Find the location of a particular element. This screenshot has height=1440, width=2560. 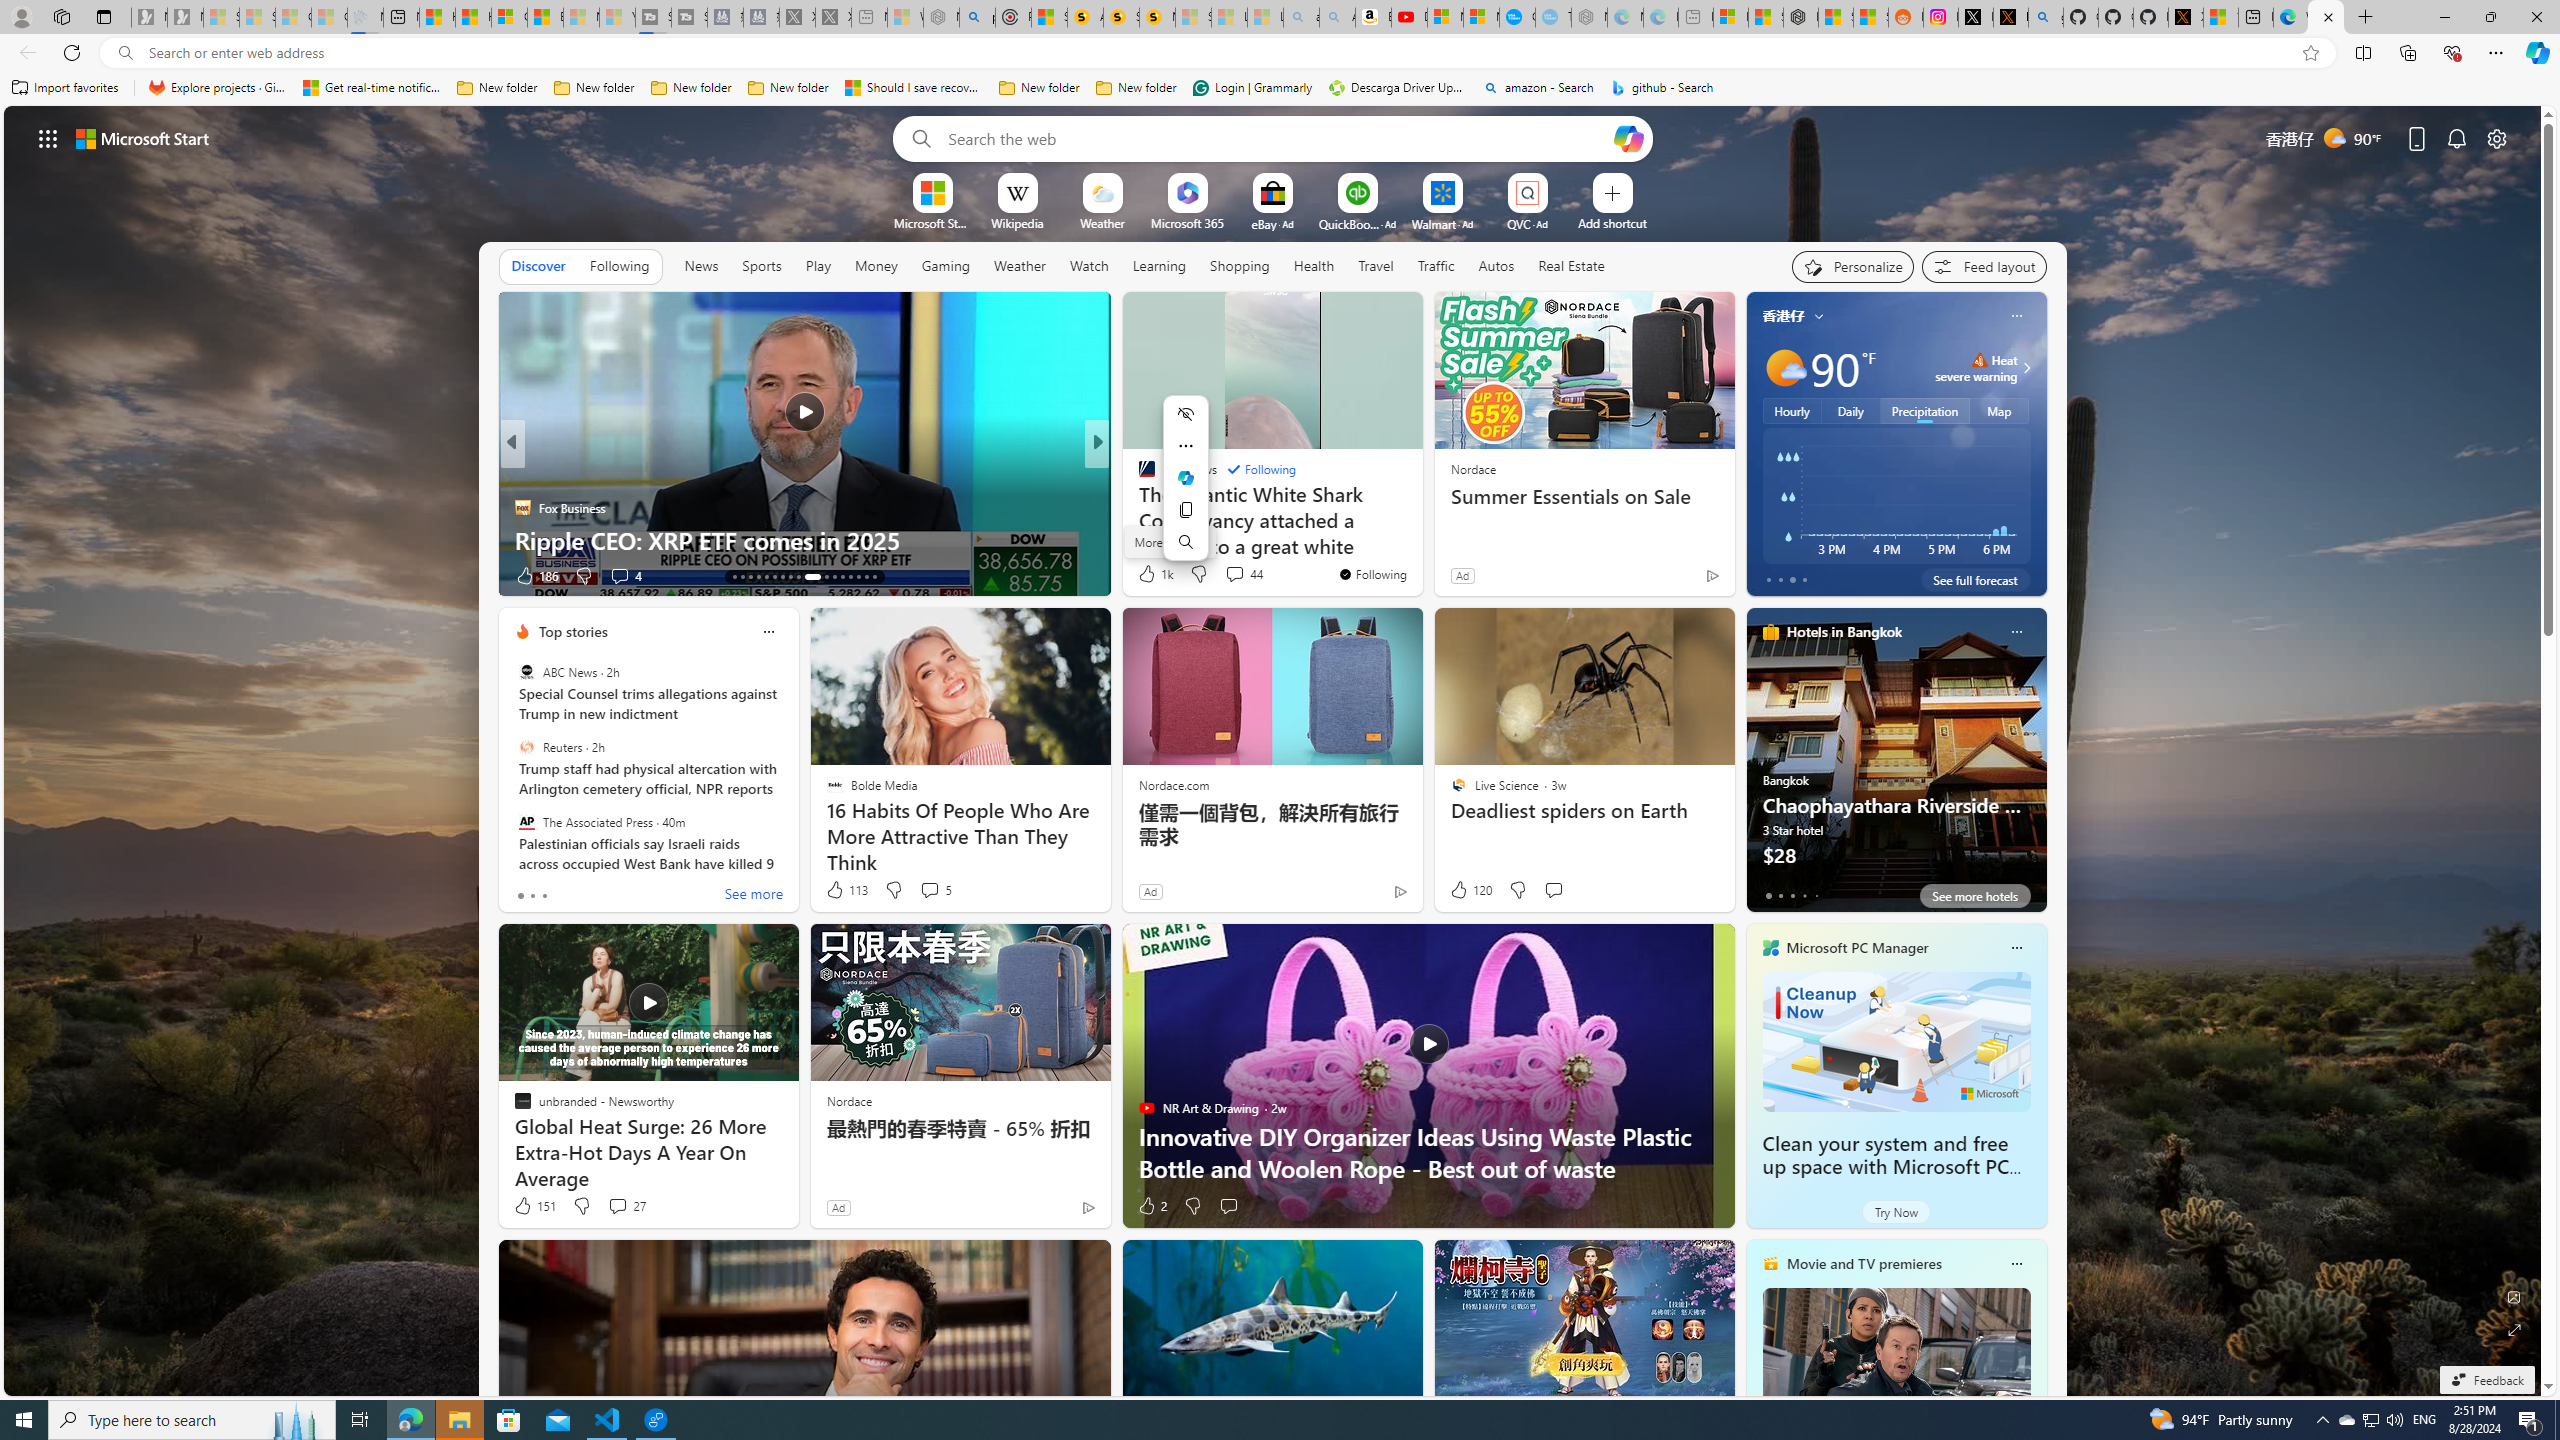

'Class: weather-arrow-glyph' is located at coordinates (2025, 367).